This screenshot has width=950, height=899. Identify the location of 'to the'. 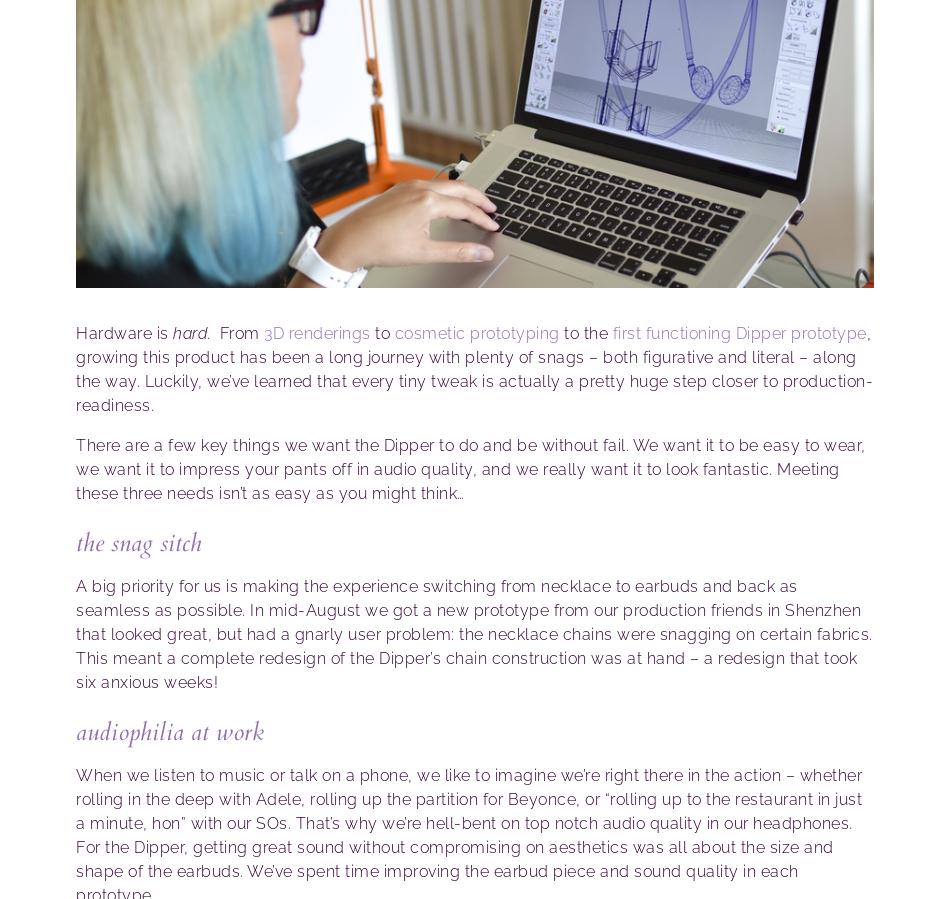
(585, 332).